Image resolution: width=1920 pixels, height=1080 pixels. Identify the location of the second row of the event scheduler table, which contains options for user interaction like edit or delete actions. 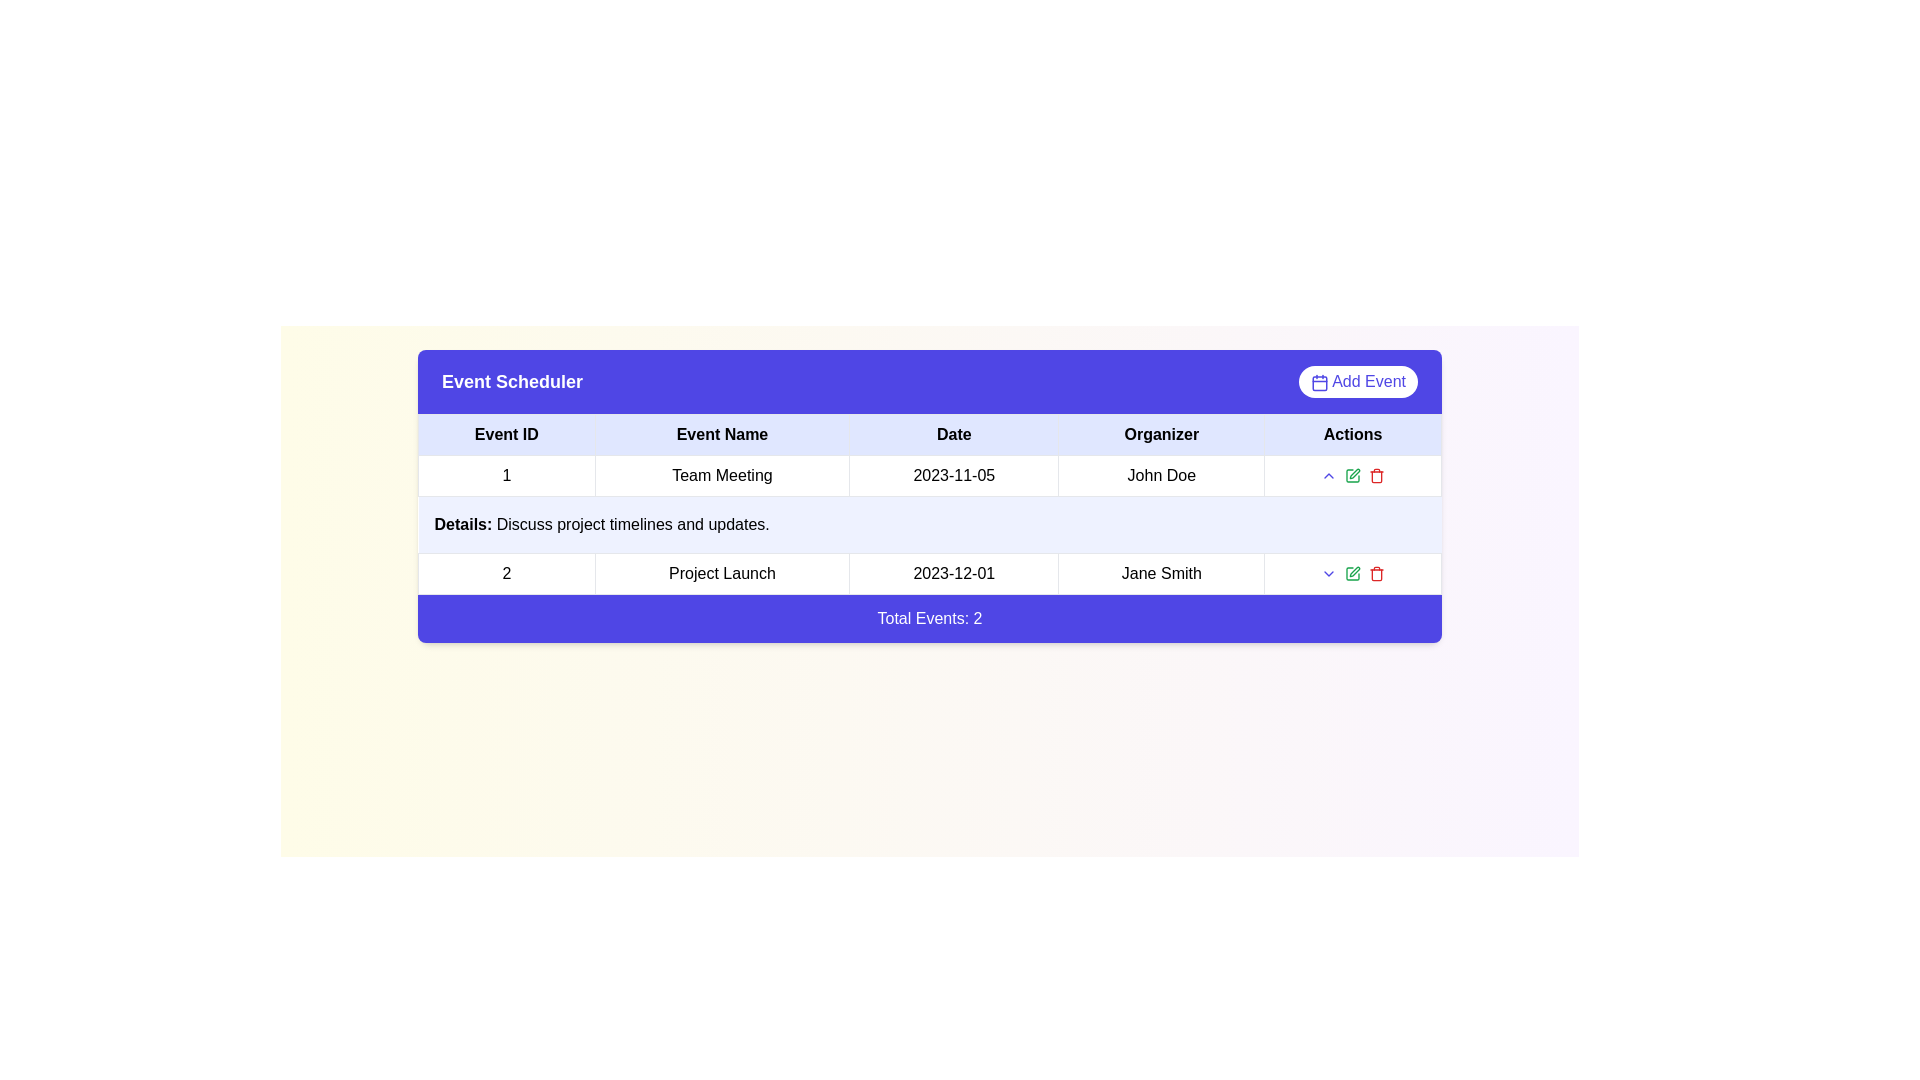
(929, 574).